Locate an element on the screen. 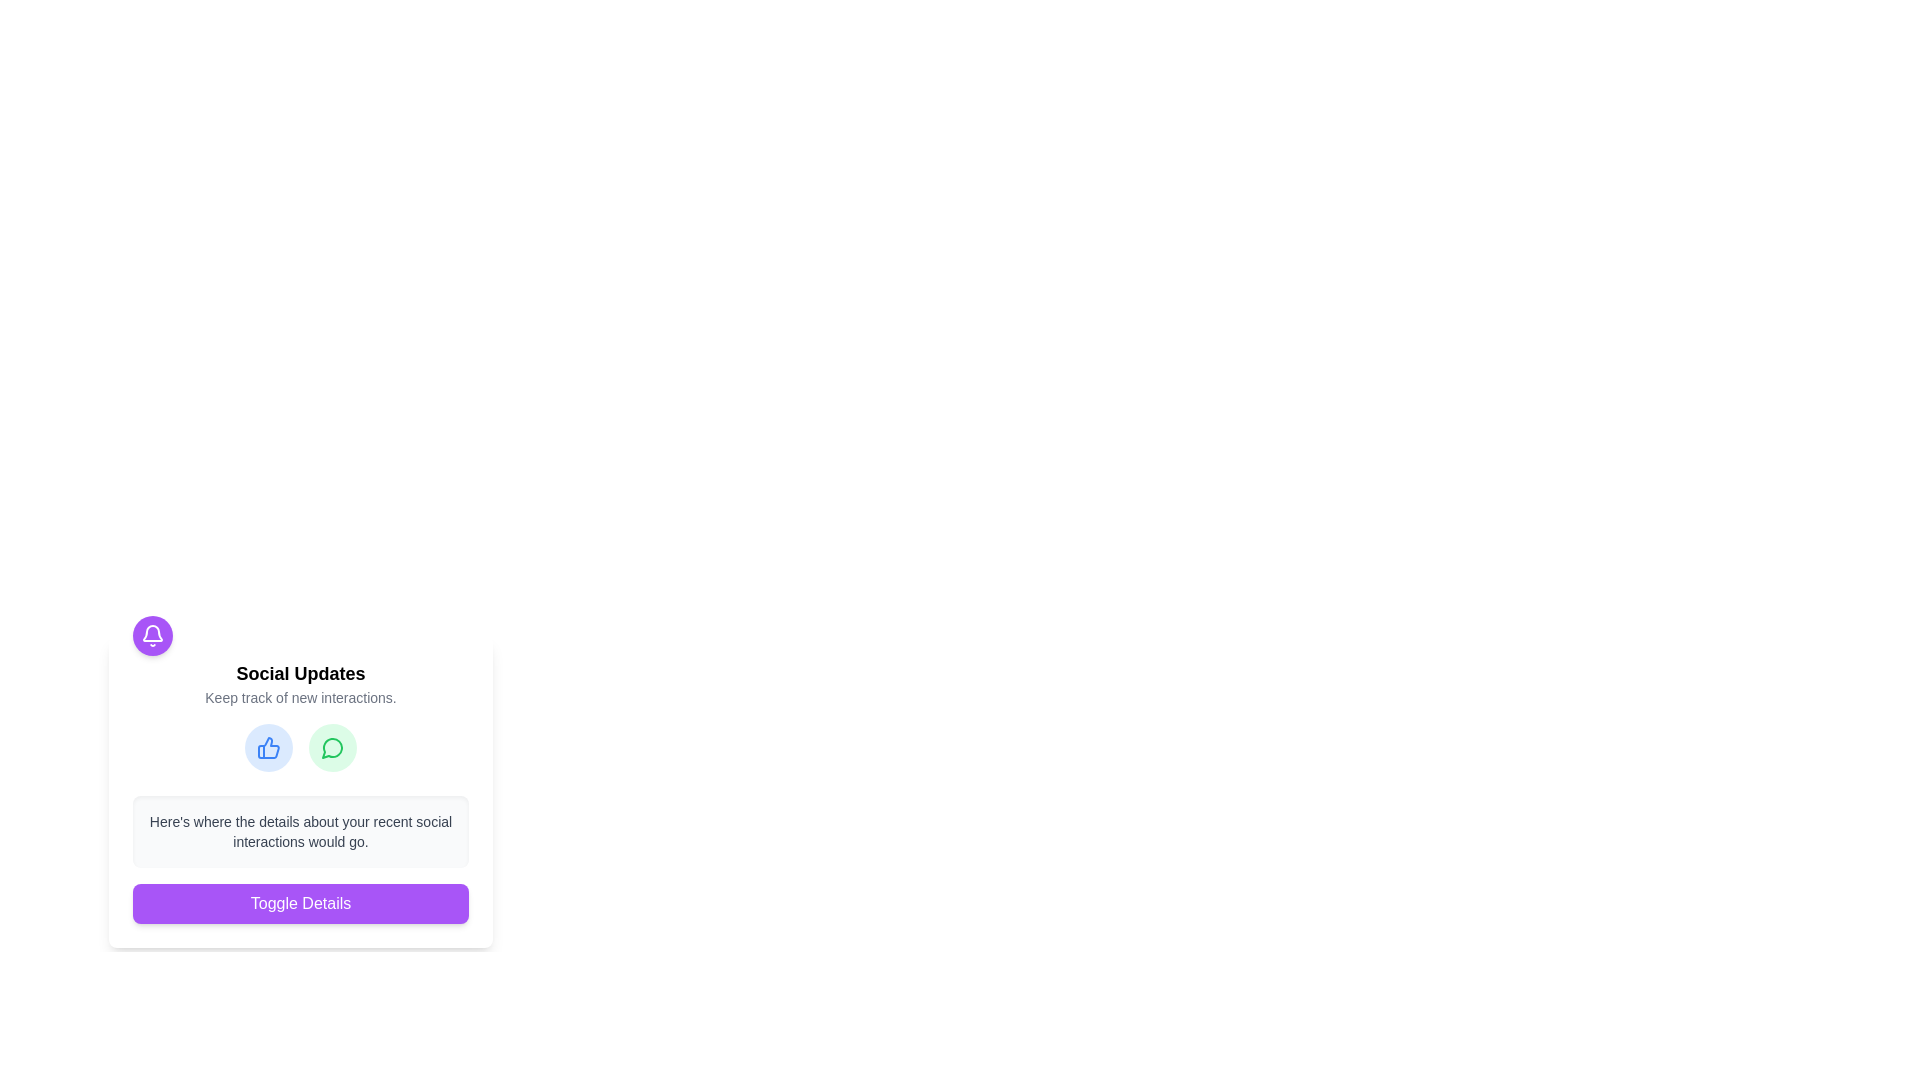 The height and width of the screenshot is (1080, 1920). the prominent purple button labeled 'Toggle Details' is located at coordinates (300, 903).